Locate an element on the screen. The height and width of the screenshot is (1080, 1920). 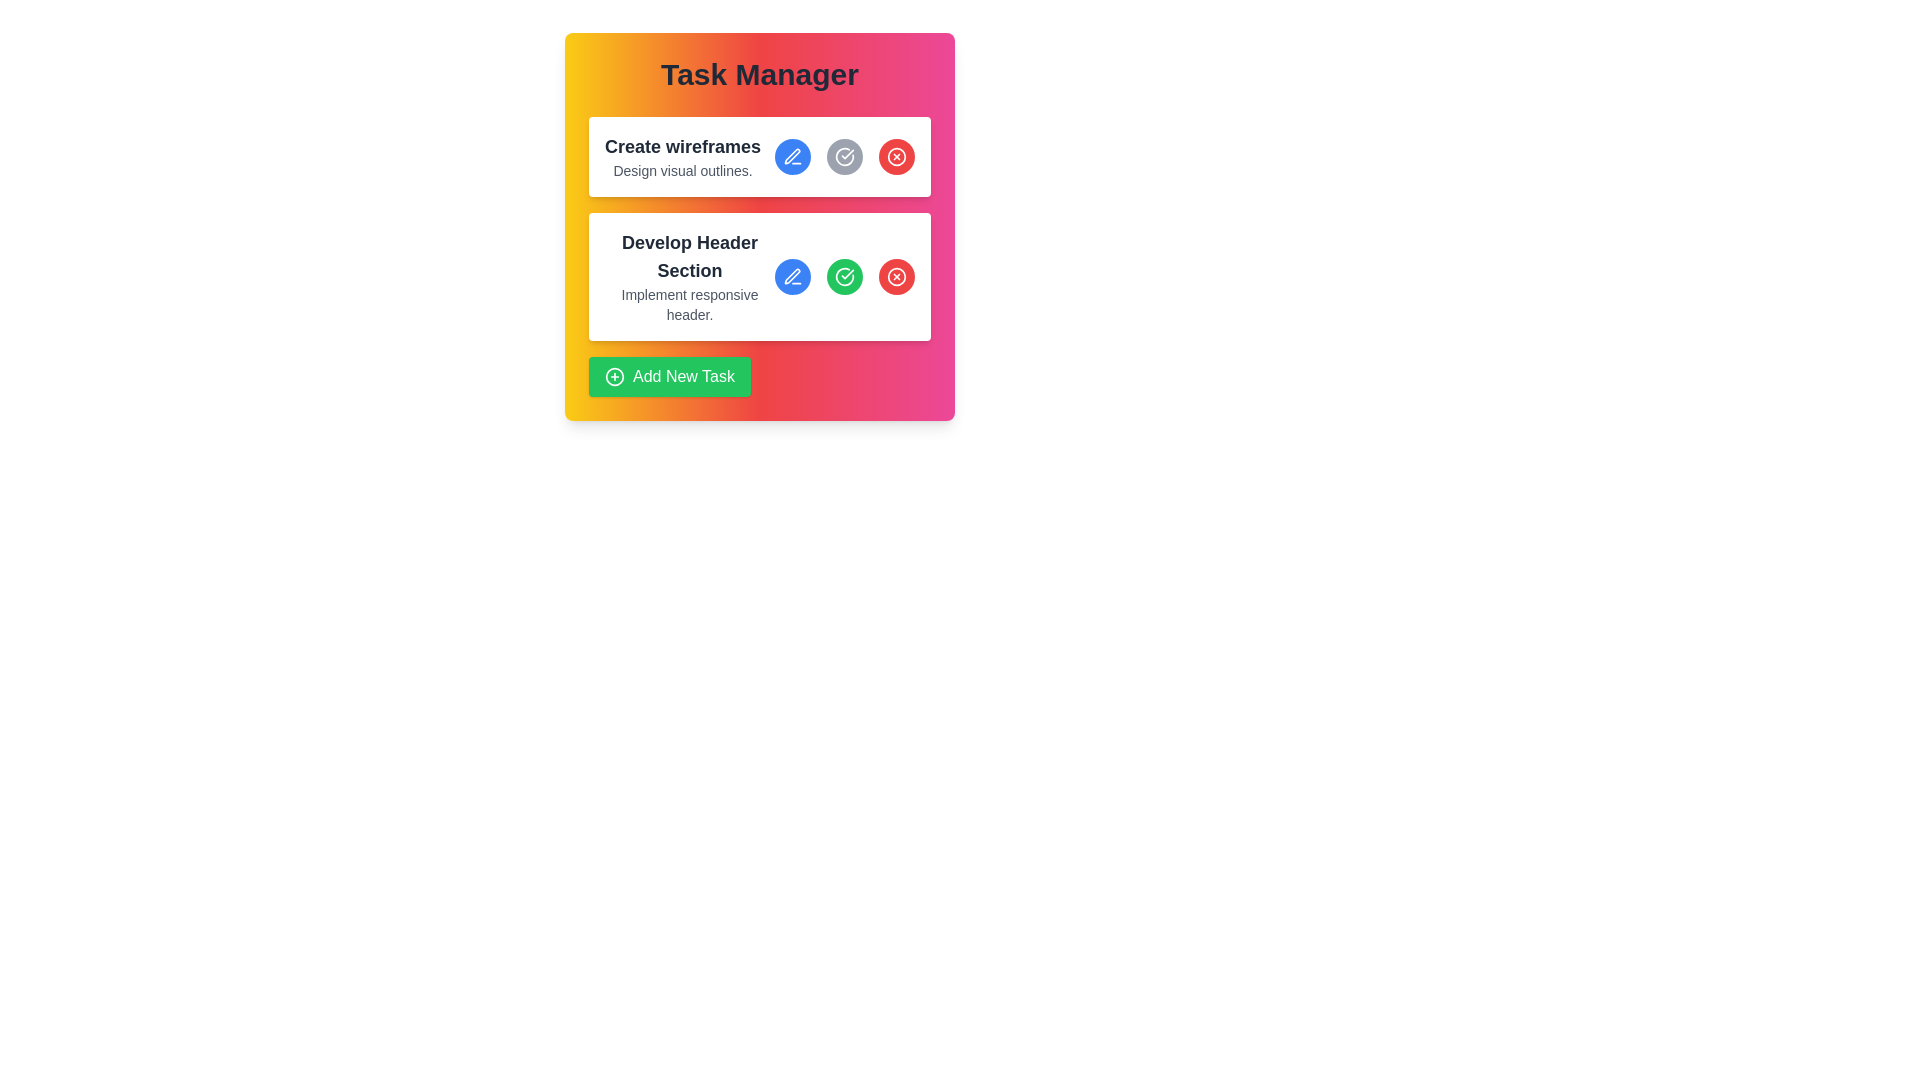
the circular red button with an 'X' icon in the top-right corner is located at coordinates (896, 156).